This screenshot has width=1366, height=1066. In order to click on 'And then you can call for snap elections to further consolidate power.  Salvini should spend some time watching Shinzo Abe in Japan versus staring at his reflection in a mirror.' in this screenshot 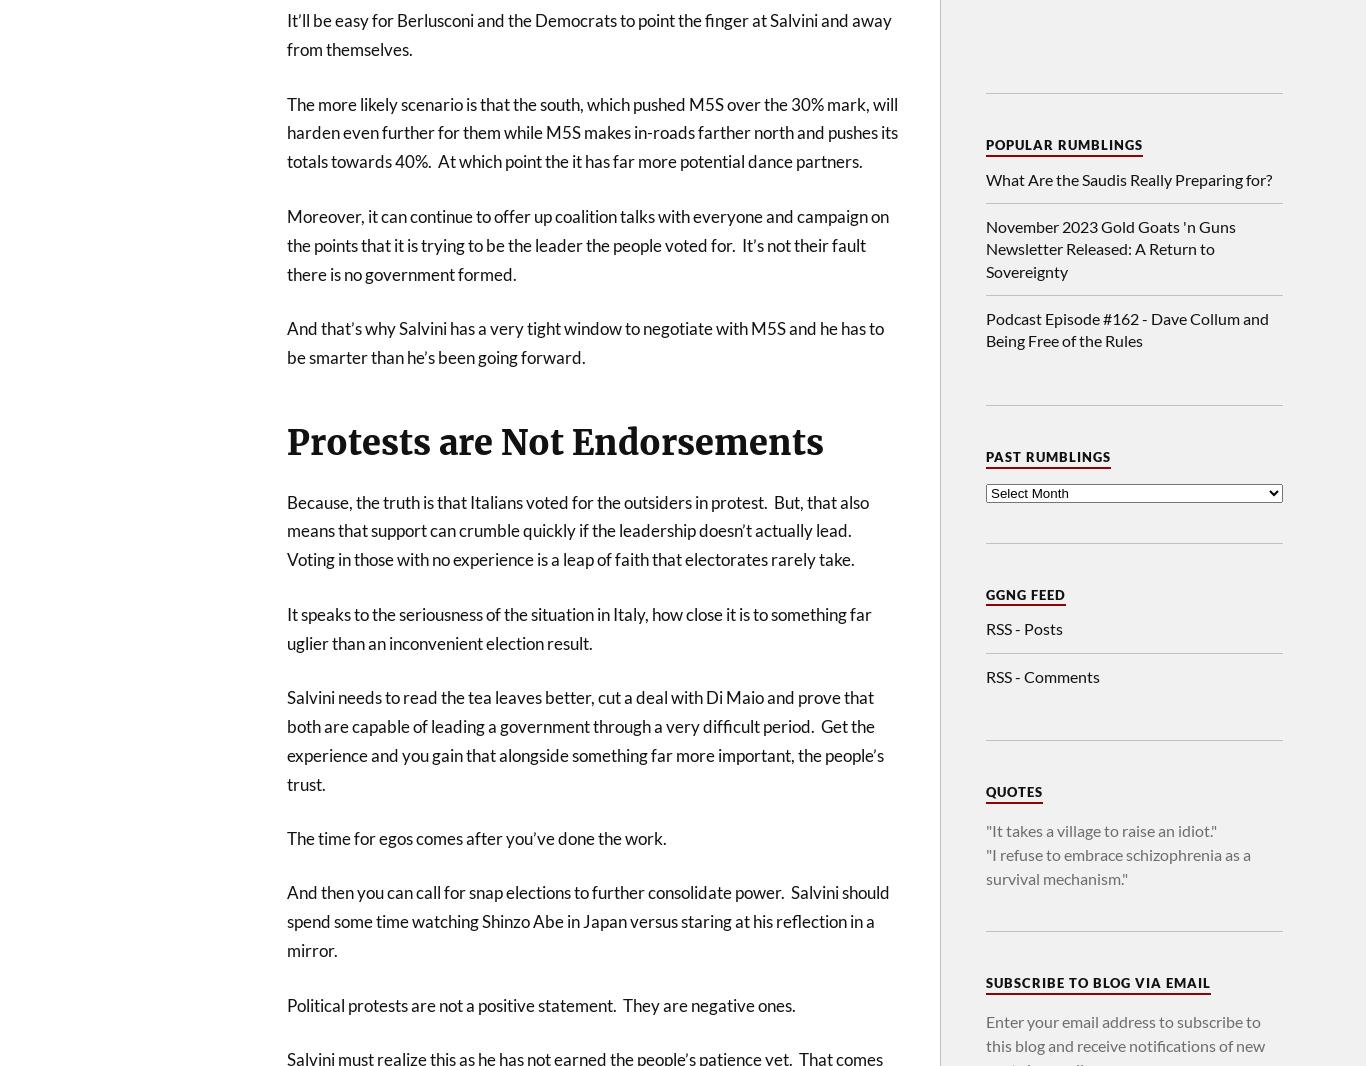, I will do `click(587, 921)`.